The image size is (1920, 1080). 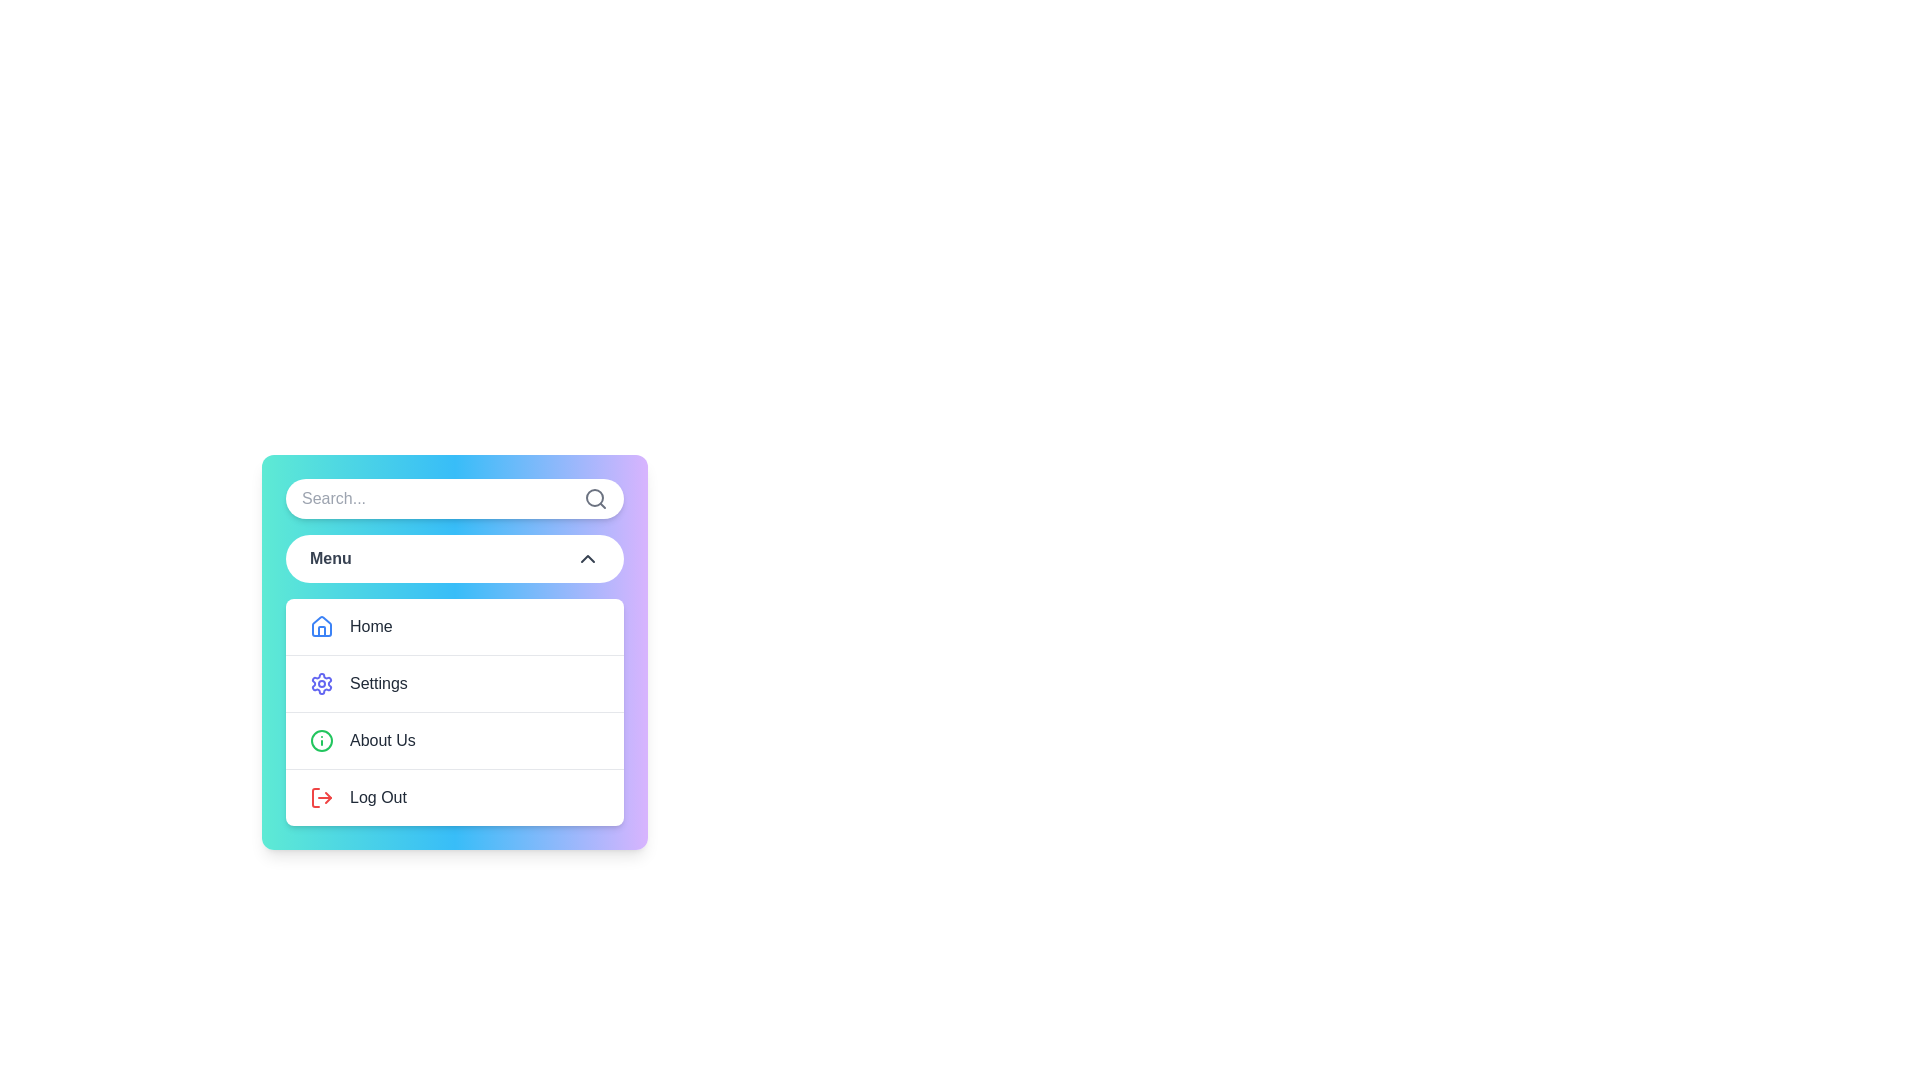 What do you see at coordinates (594, 497) in the screenshot?
I see `the circular magnifying glass icon located at the rightmost end of the search bar to initiate a search action` at bounding box center [594, 497].